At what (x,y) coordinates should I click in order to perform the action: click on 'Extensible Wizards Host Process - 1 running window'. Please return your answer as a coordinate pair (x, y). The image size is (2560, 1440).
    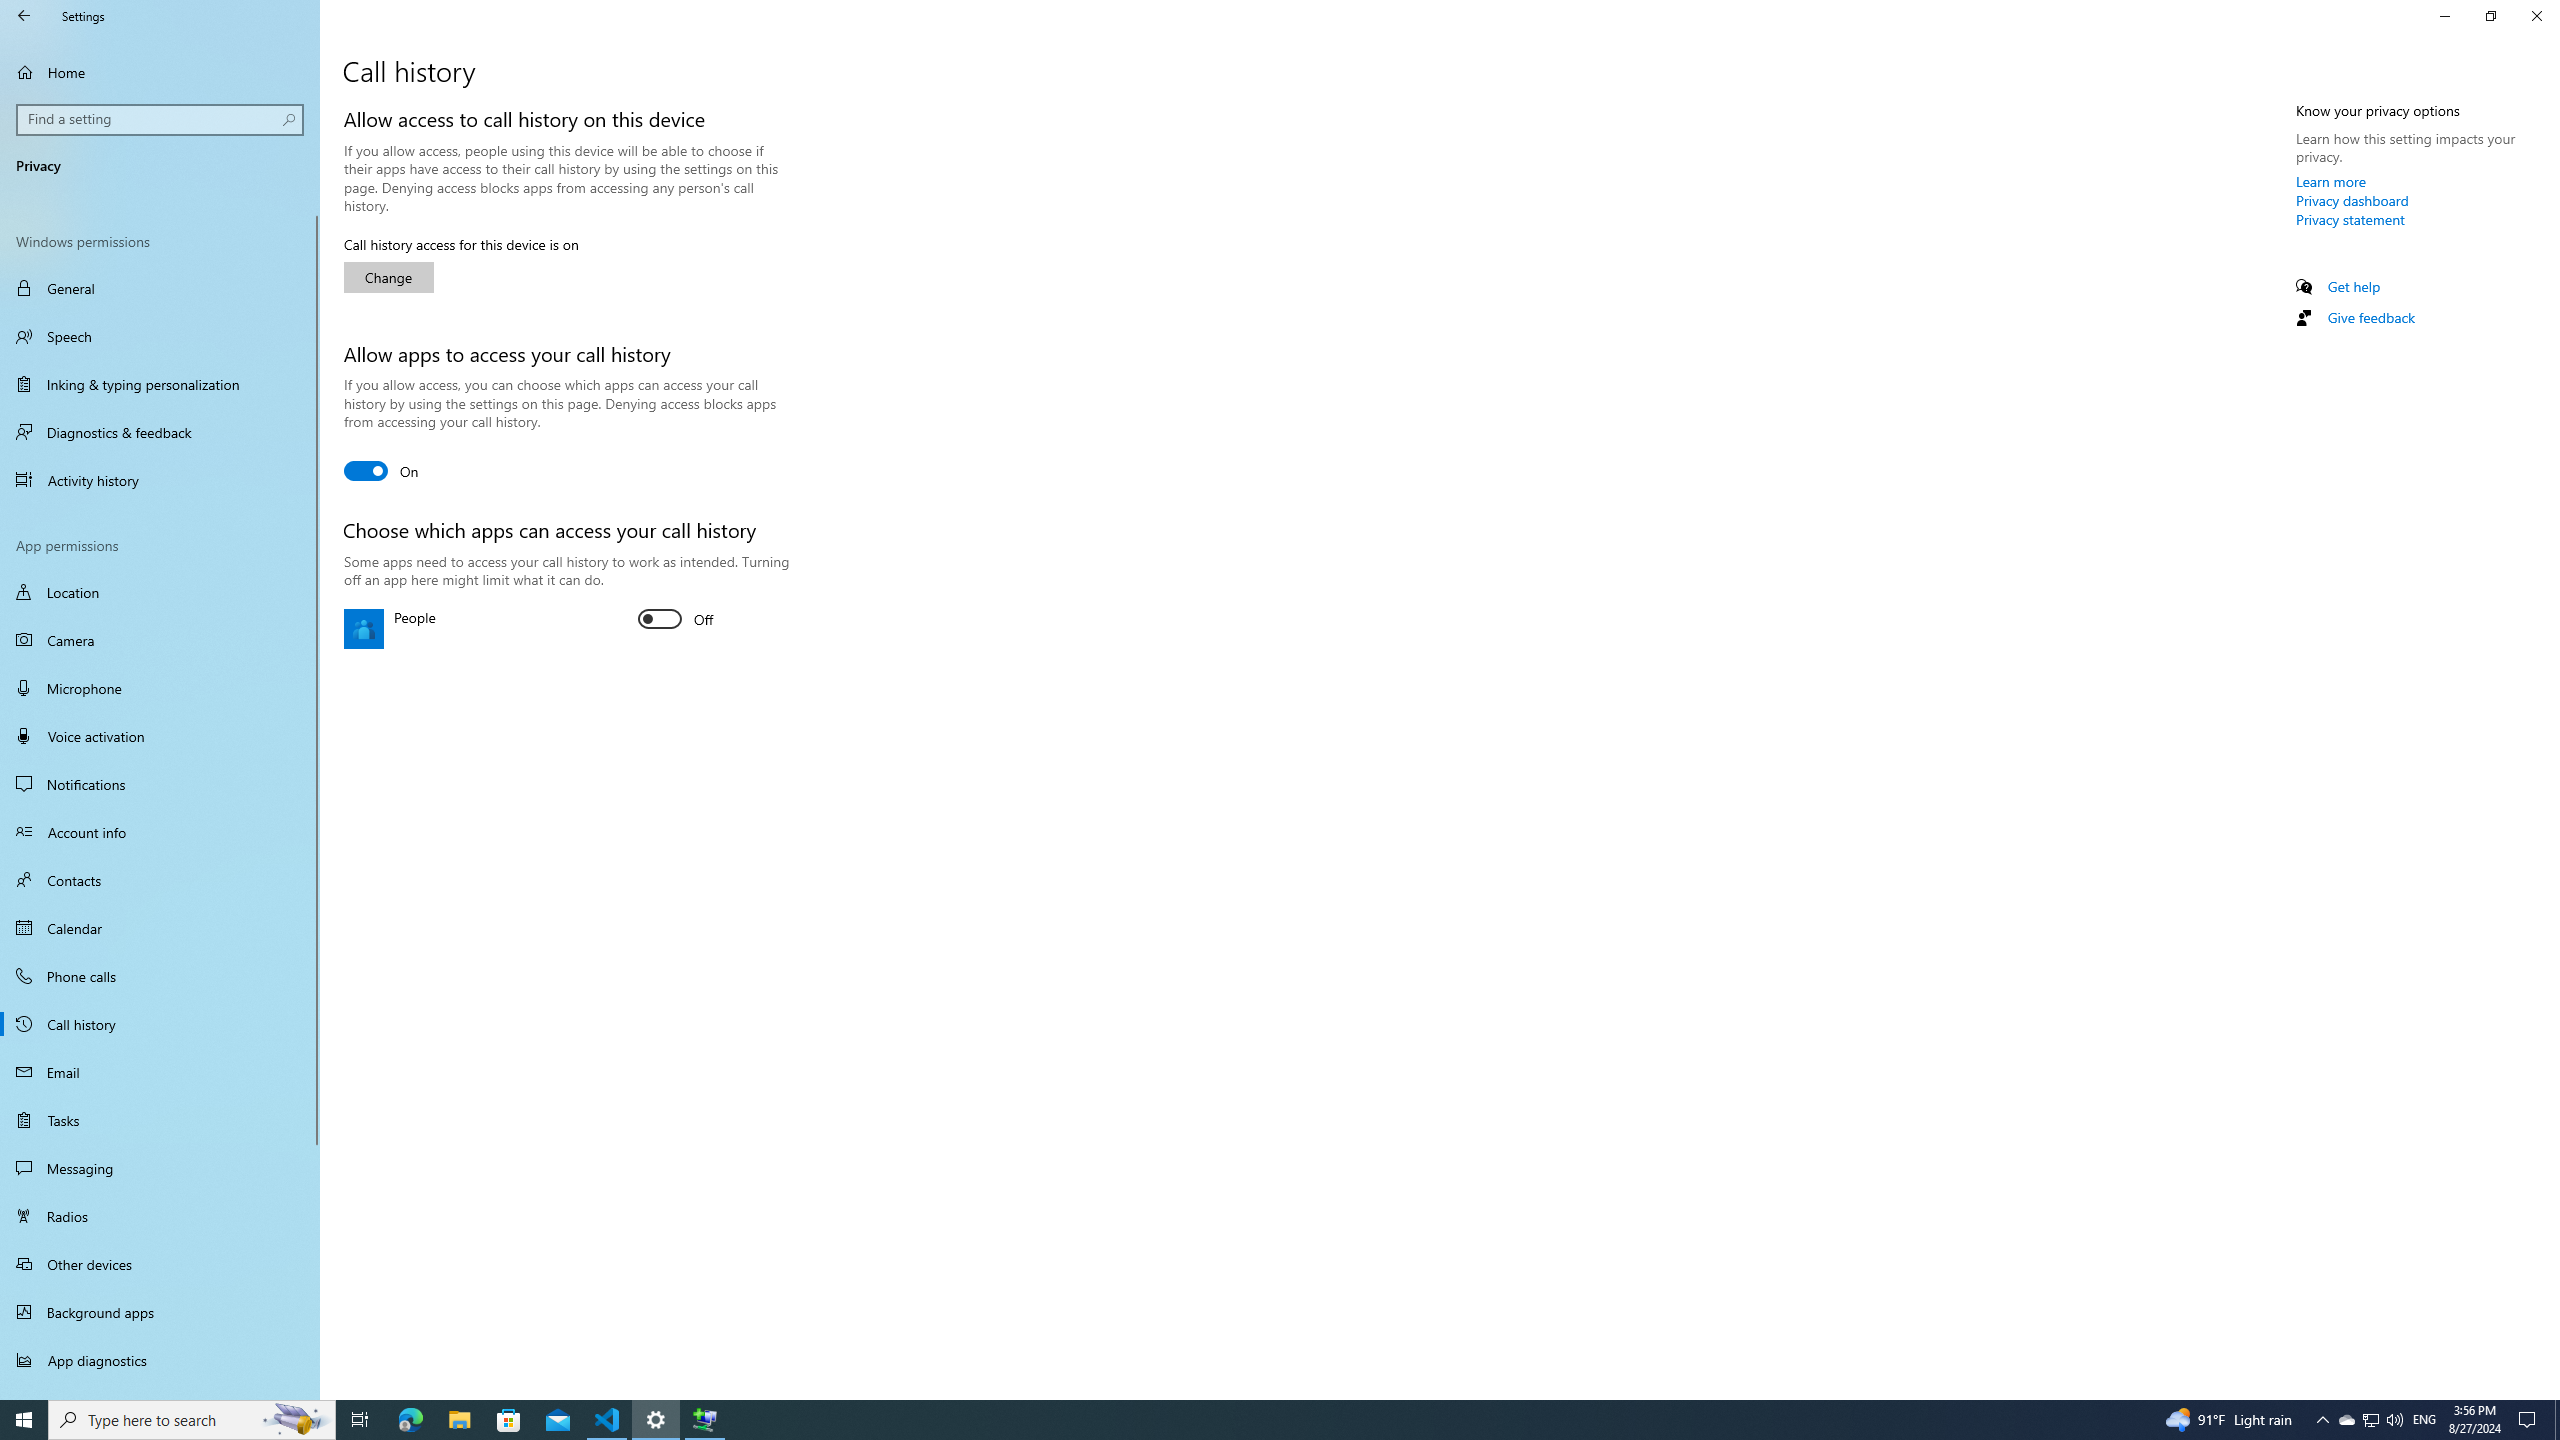
    Looking at the image, I should click on (705, 1418).